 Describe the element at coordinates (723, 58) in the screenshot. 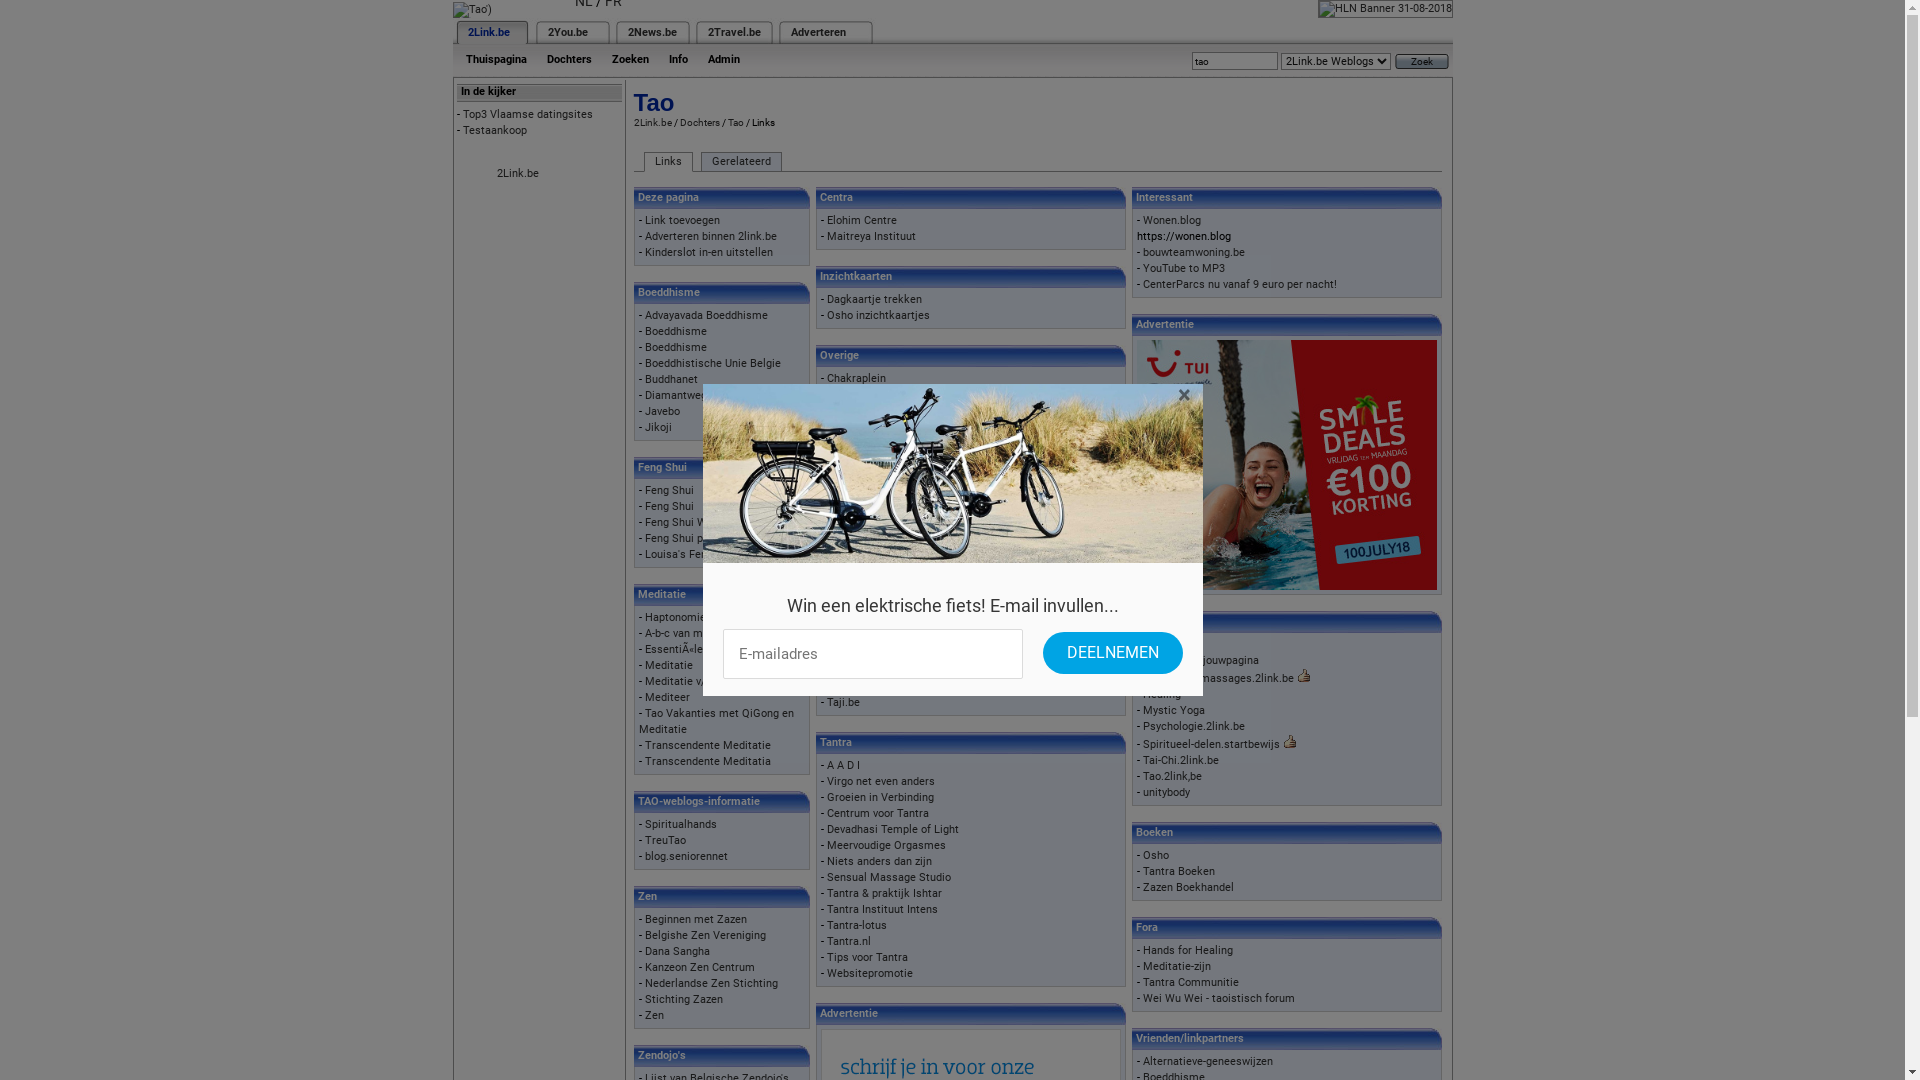

I see `'Admin'` at that location.